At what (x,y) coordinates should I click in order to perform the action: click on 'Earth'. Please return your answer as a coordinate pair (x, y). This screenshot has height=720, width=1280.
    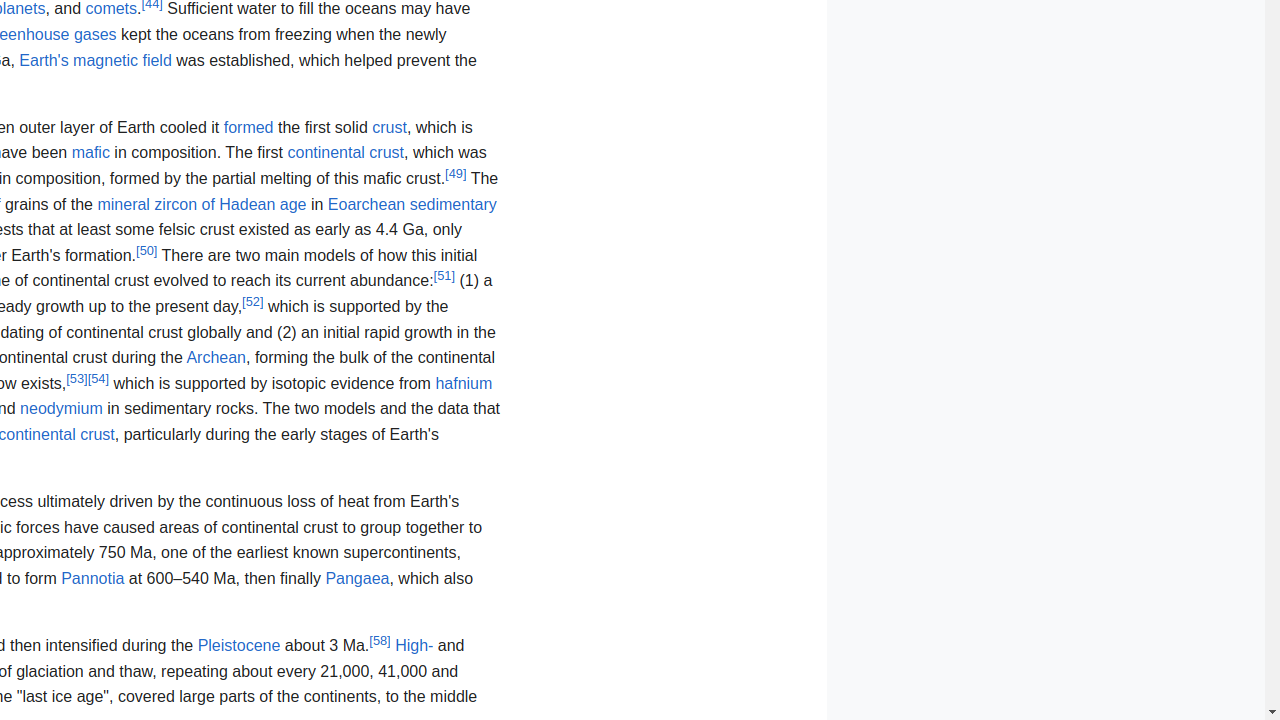
    Looking at the image, I should click on (94, 58).